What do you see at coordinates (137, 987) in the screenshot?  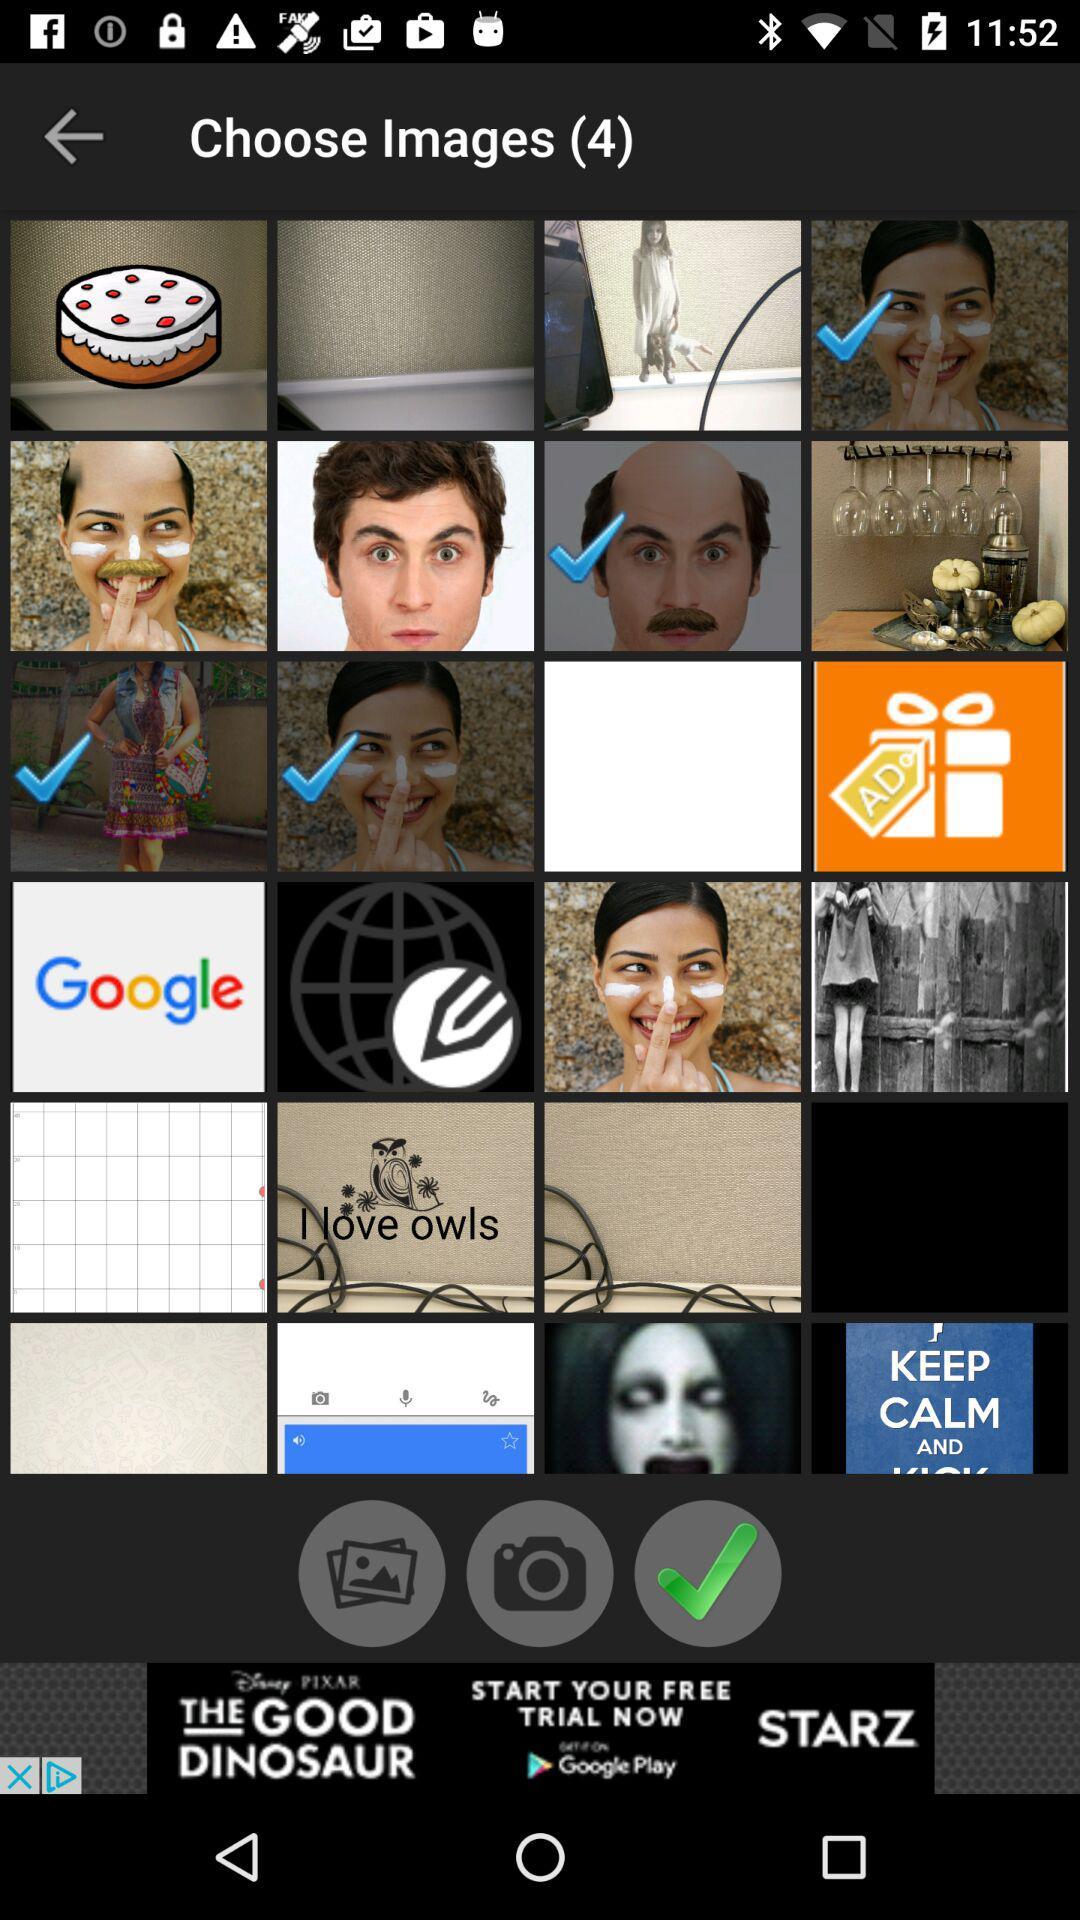 I see `image` at bounding box center [137, 987].